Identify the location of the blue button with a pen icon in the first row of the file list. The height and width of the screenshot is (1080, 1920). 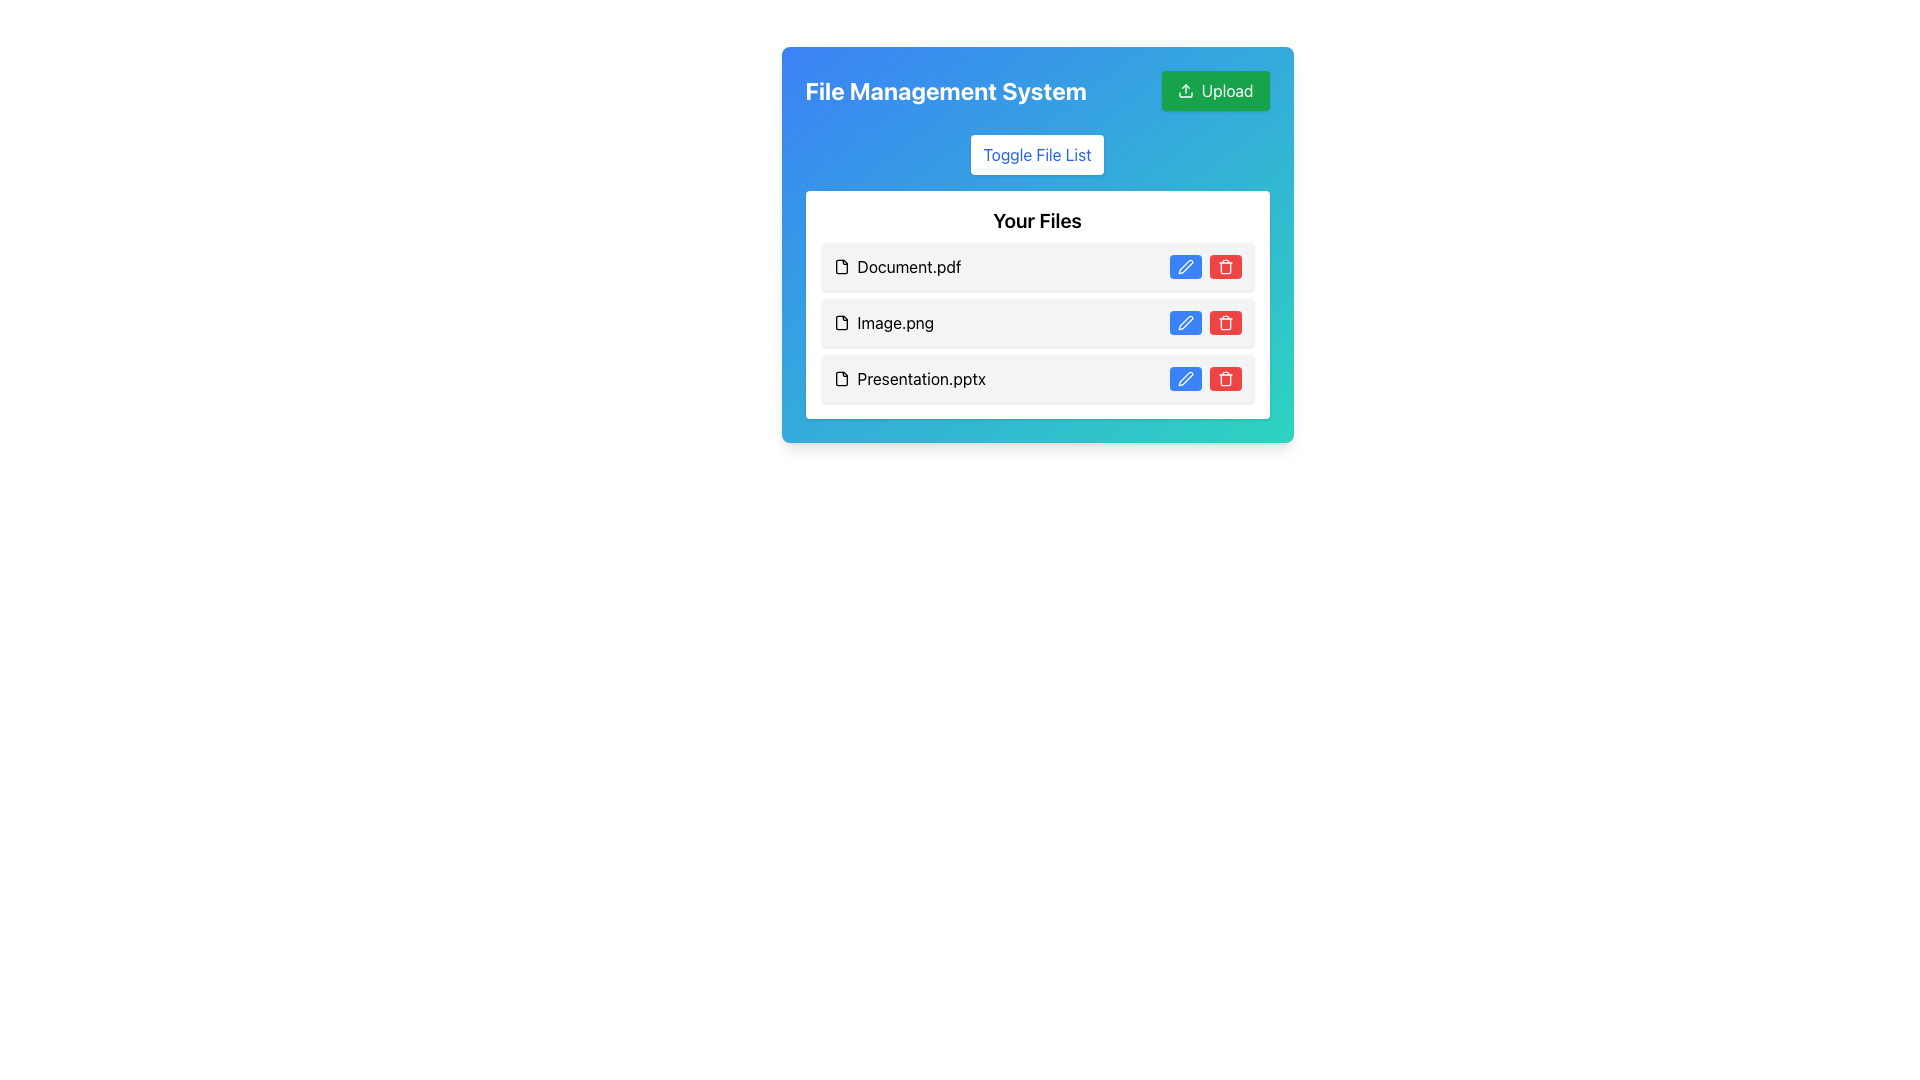
(1185, 265).